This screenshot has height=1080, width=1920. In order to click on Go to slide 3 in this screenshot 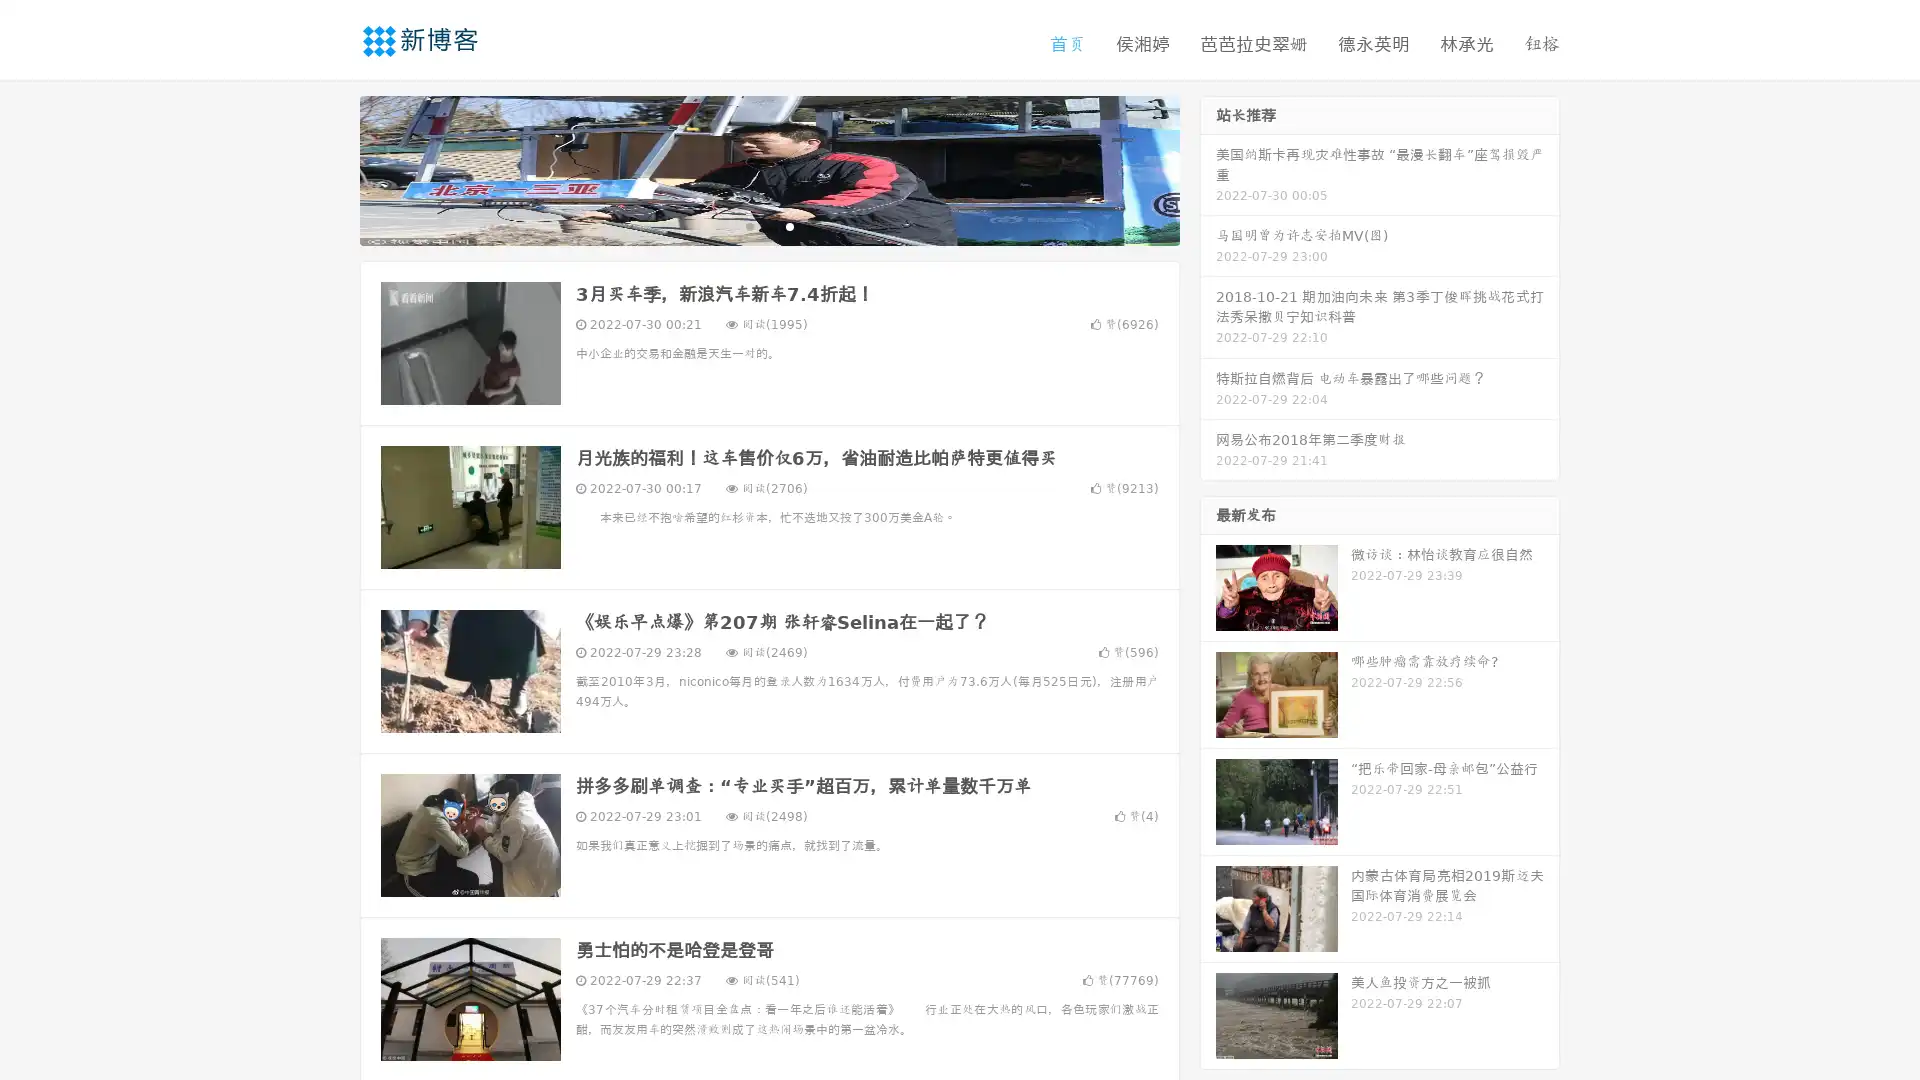, I will do `click(789, 225)`.